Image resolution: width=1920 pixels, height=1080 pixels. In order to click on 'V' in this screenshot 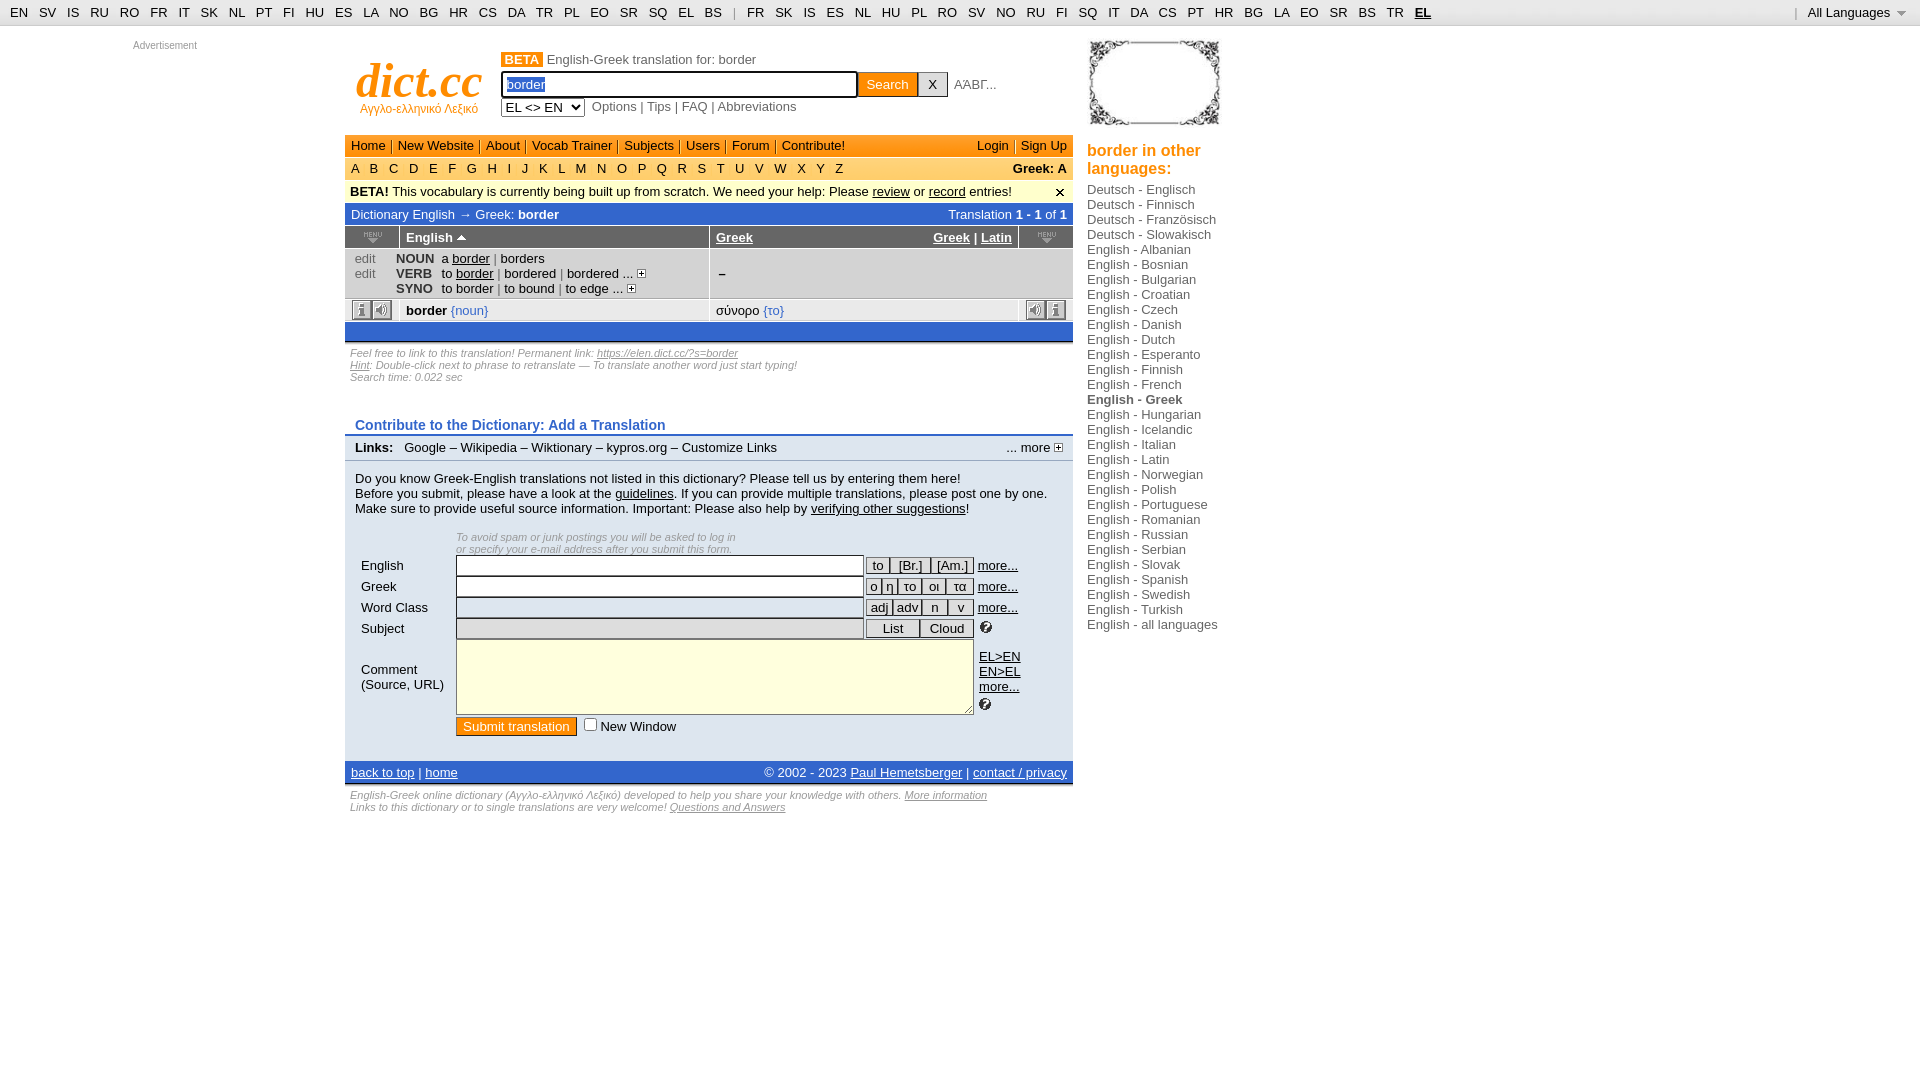, I will do `click(757, 167)`.